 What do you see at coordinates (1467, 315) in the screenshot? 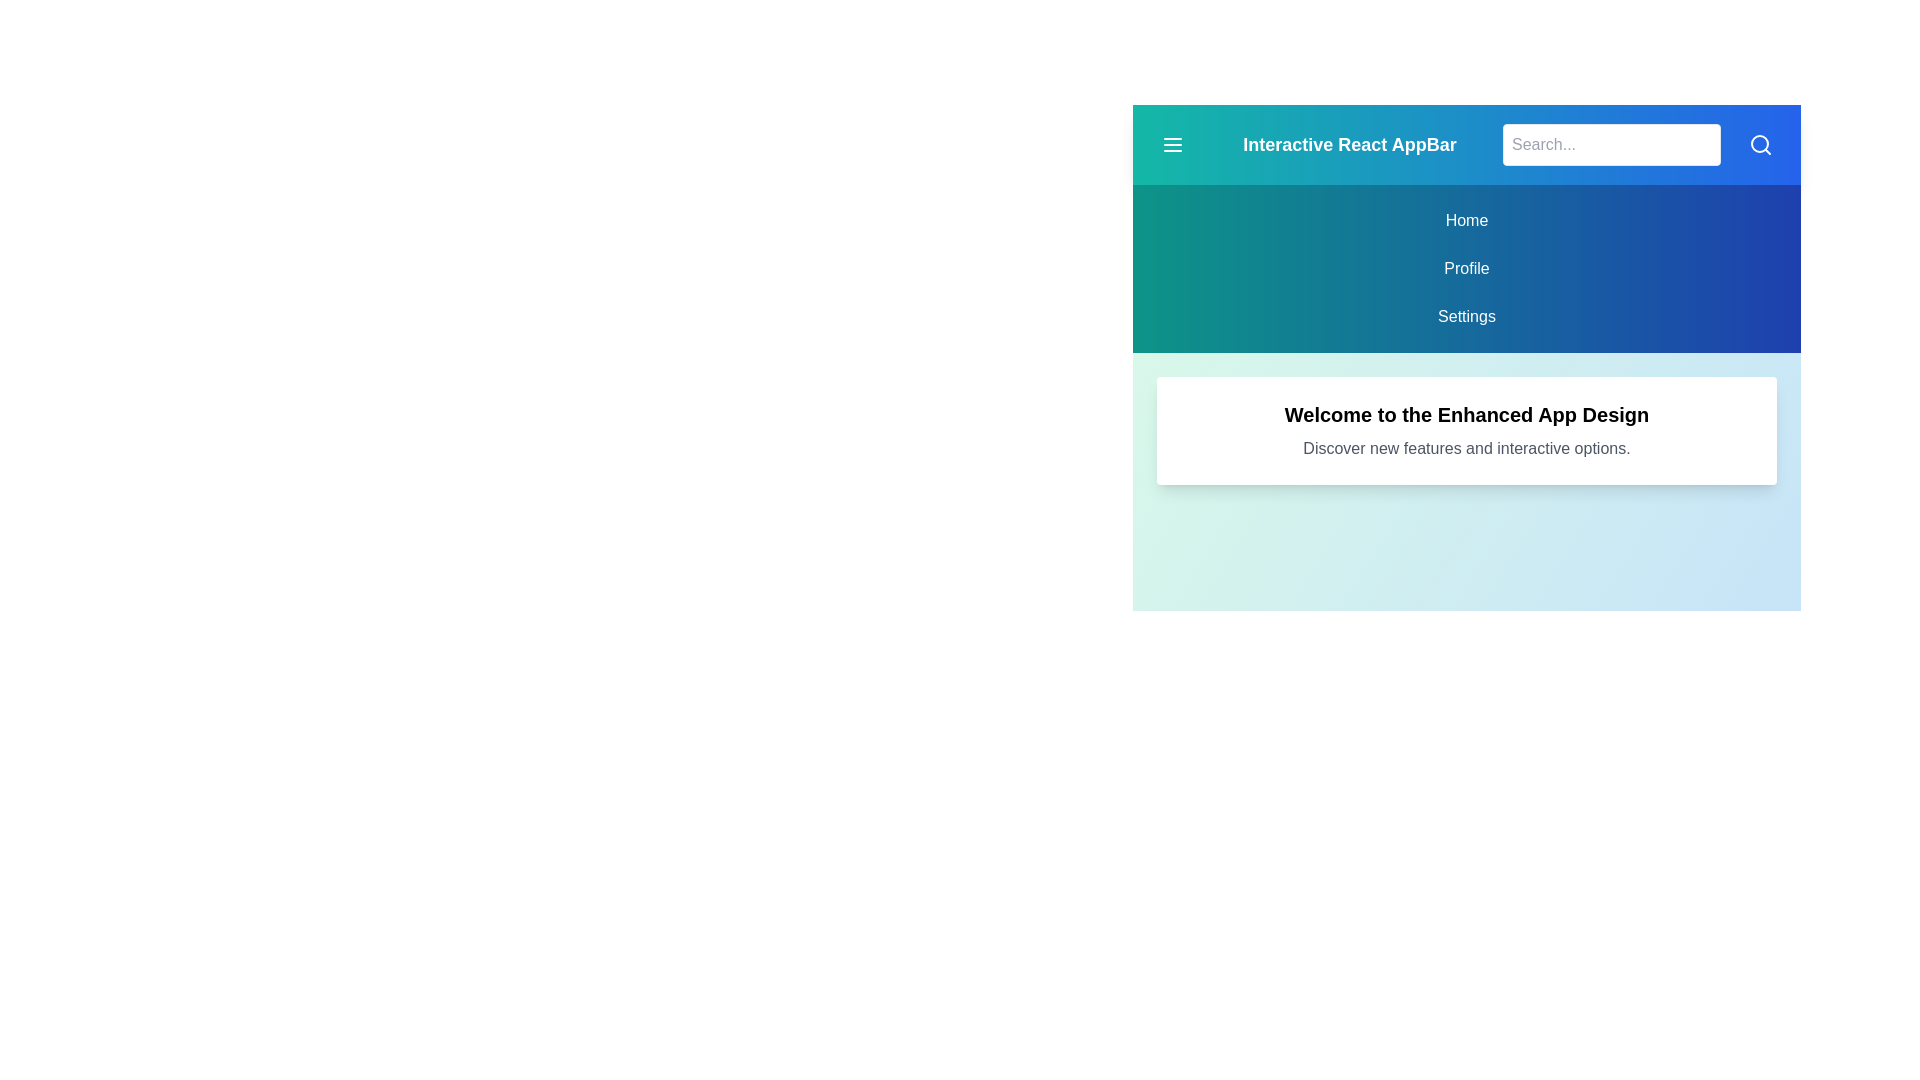
I see `the menu item corresponding to Settings` at bounding box center [1467, 315].